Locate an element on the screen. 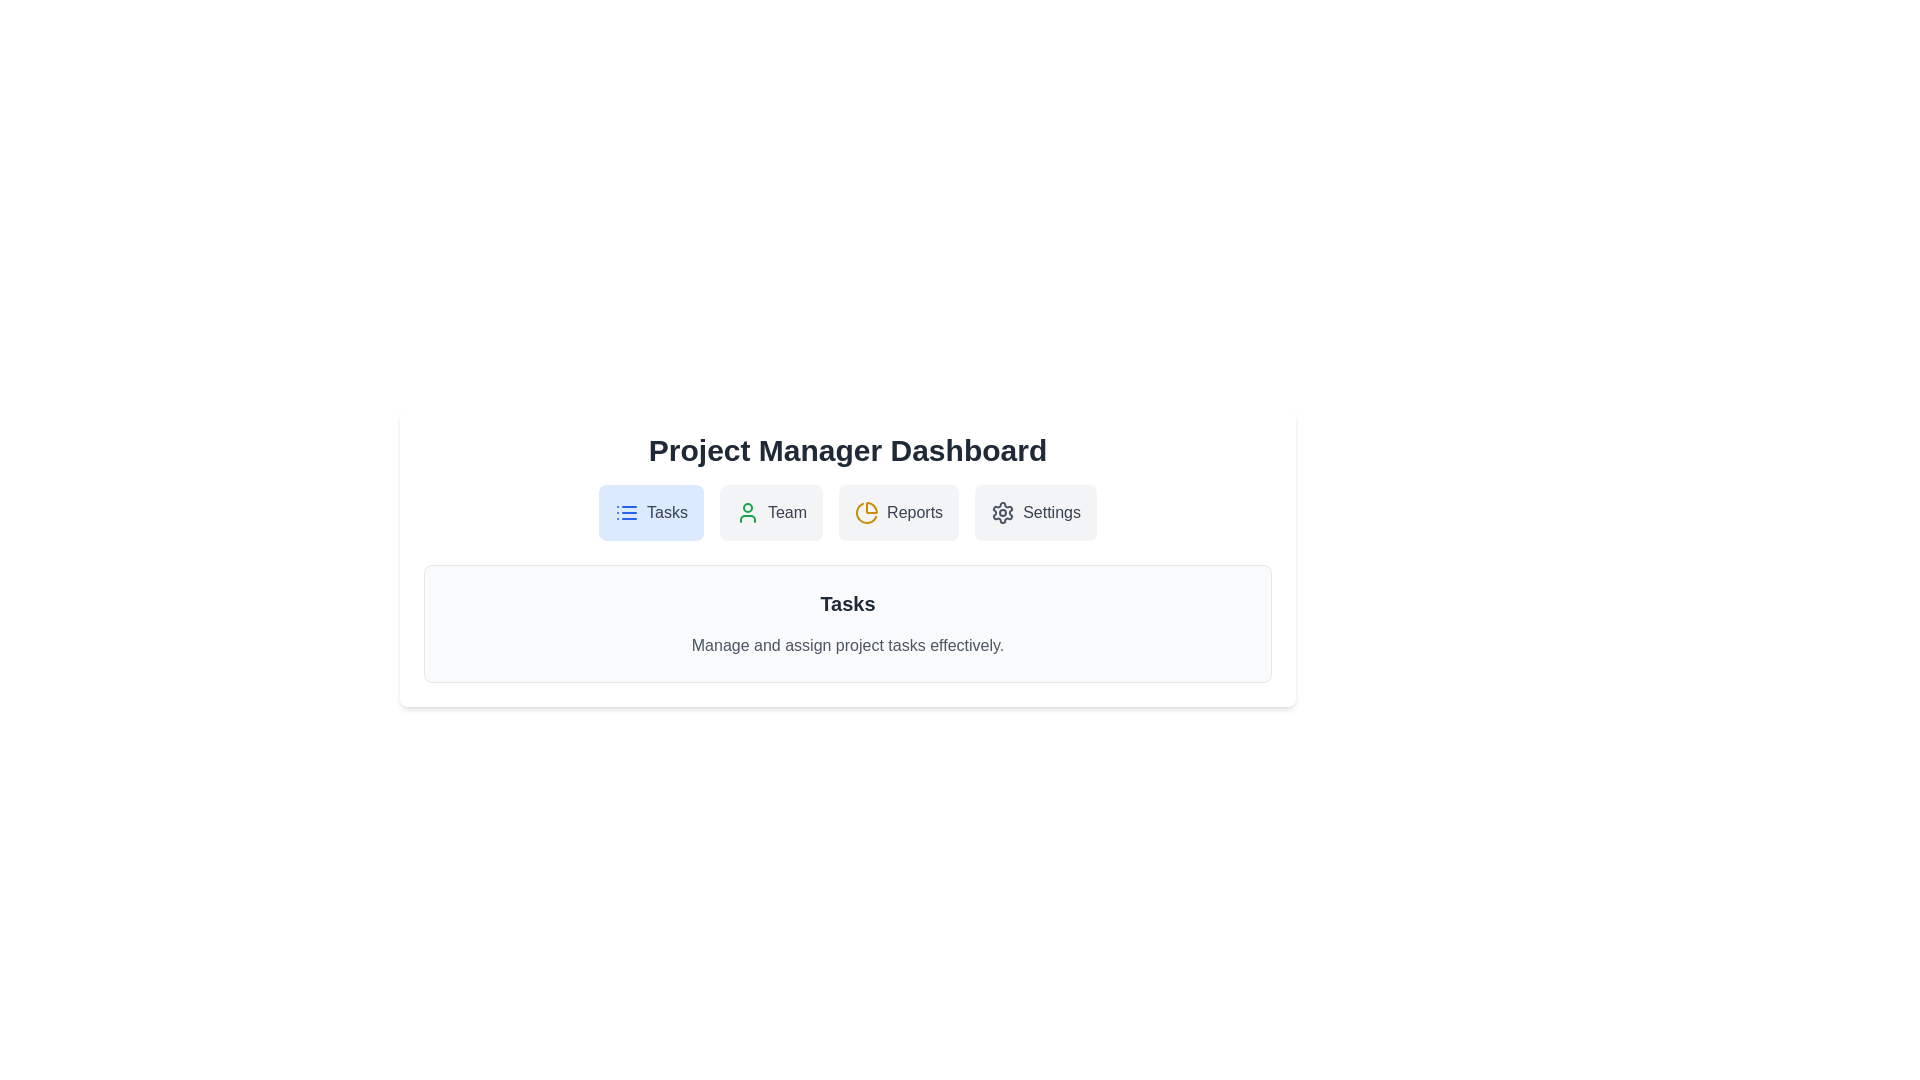 This screenshot has width=1920, height=1080. the 'Tasks' button to view task-related content is located at coordinates (651, 512).